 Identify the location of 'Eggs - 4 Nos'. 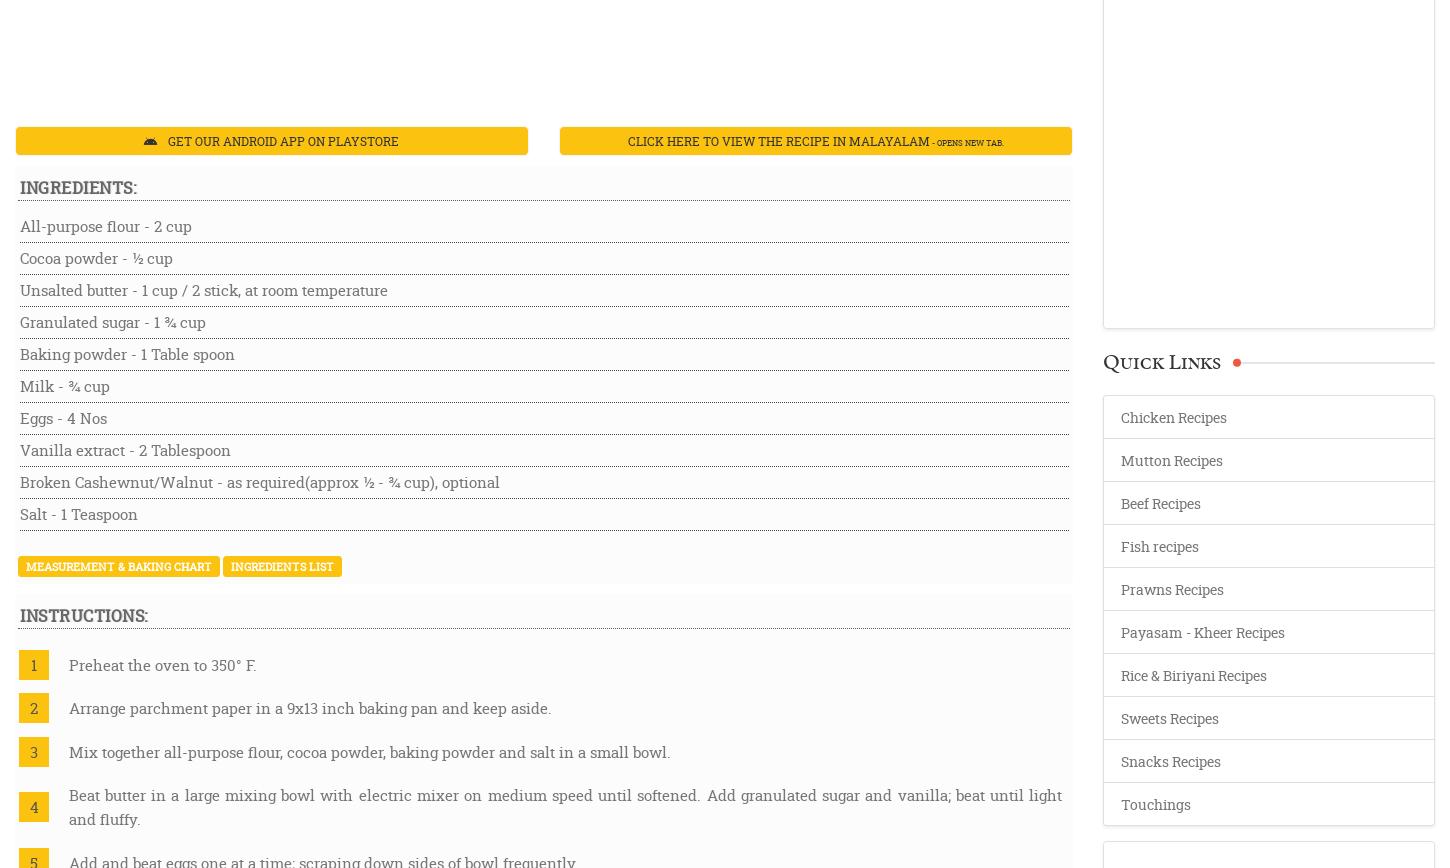
(63, 418).